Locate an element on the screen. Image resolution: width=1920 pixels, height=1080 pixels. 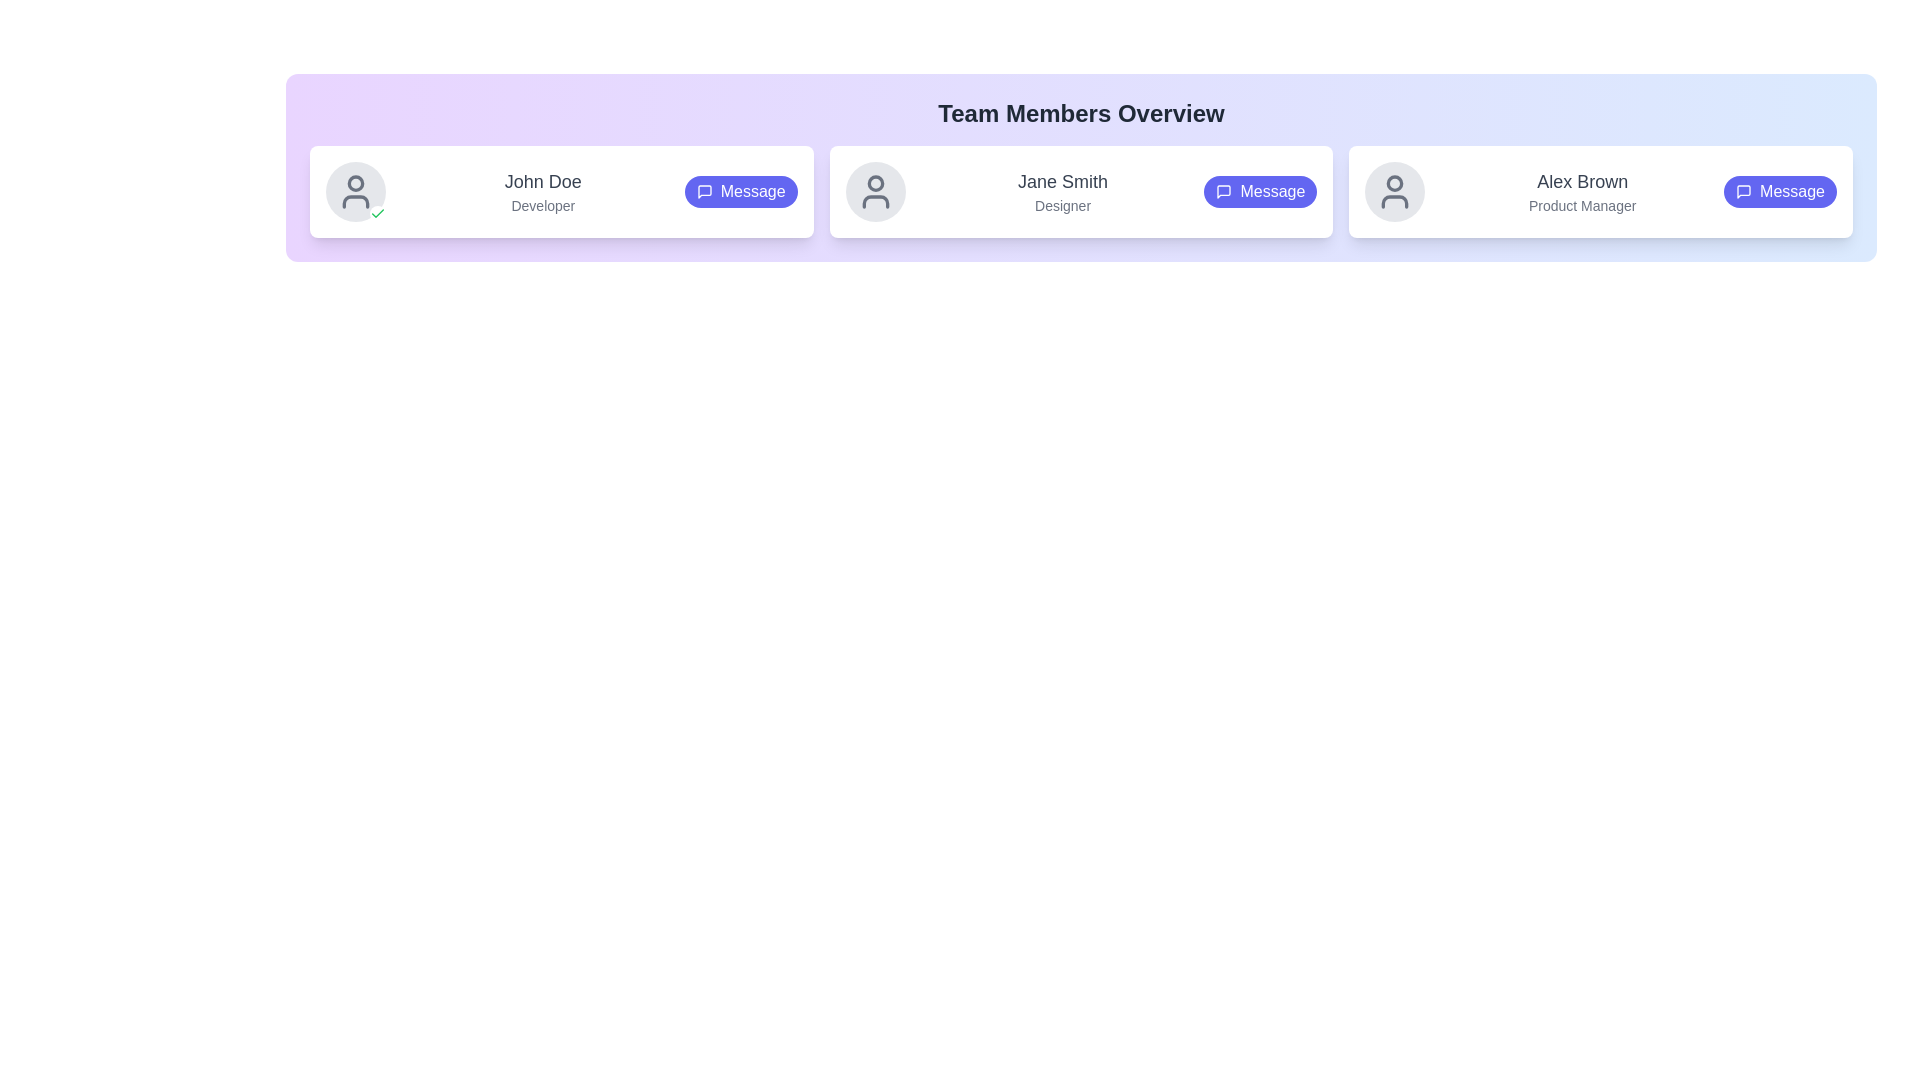
the user avatar located in the upper-left corner, which features a gray circular background with a user icon and a green checkmark indicating active status is located at coordinates (355, 192).